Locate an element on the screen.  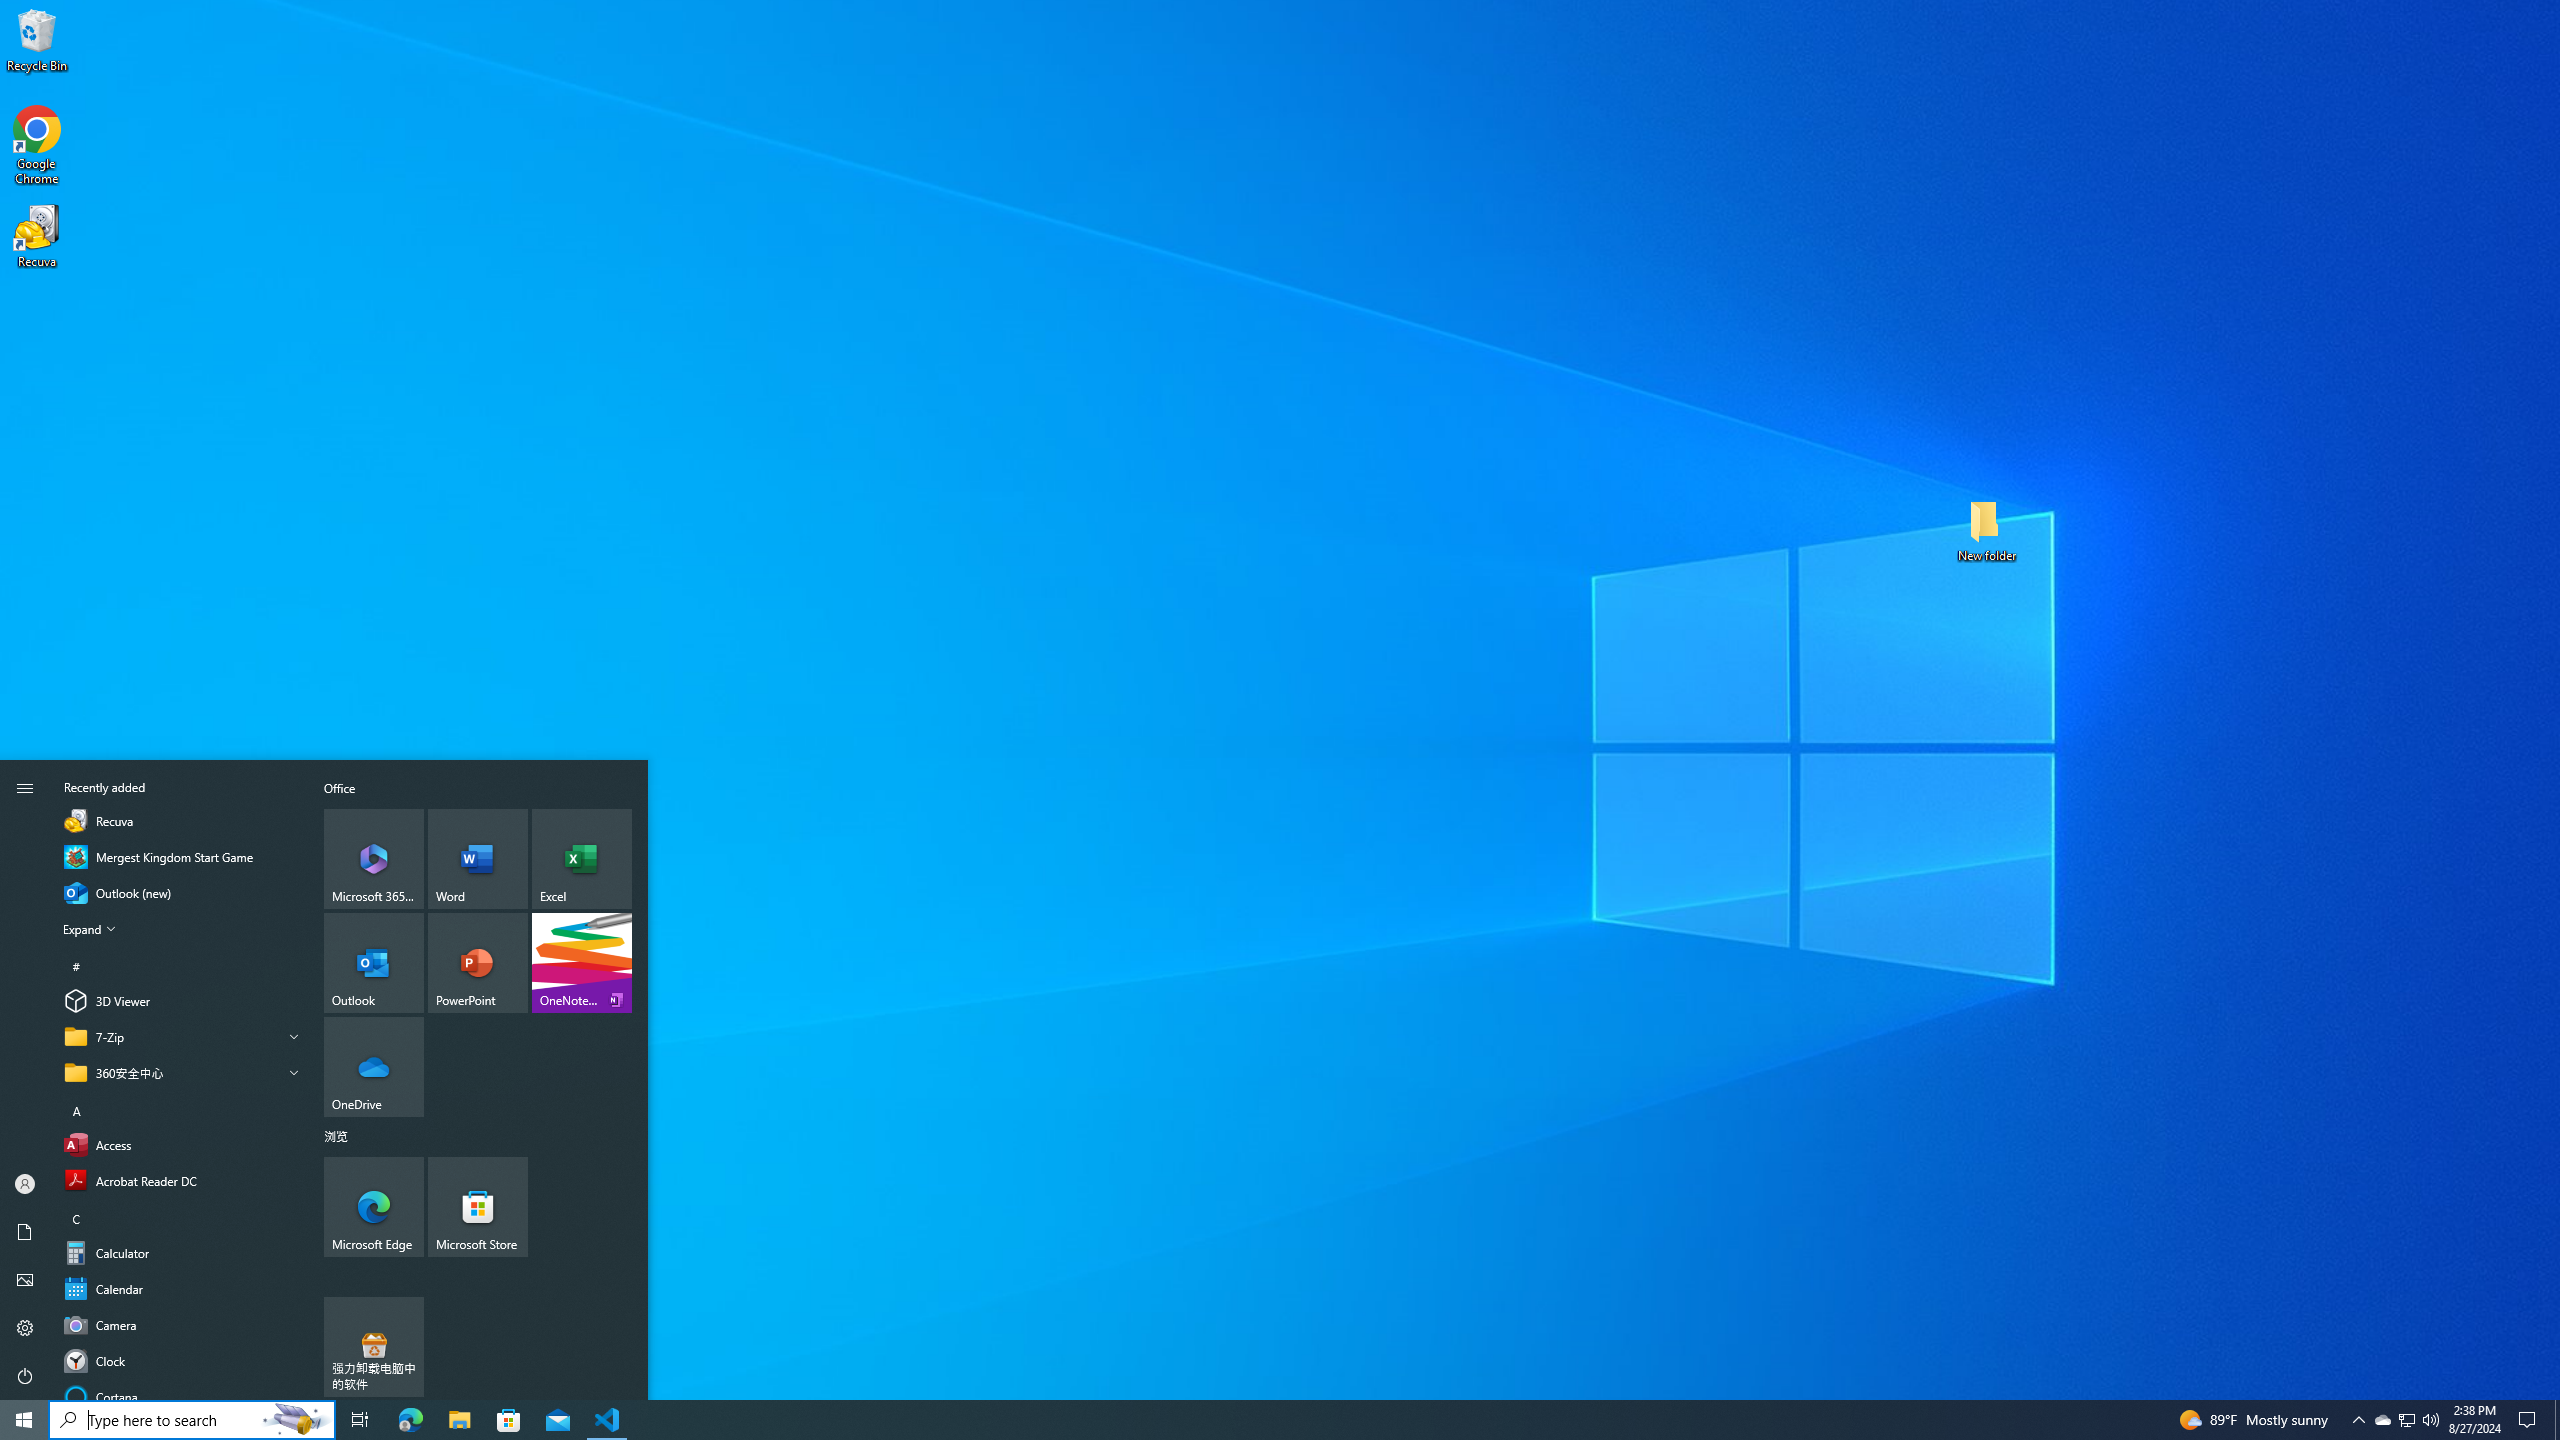
'Search box' is located at coordinates (151, 1418).